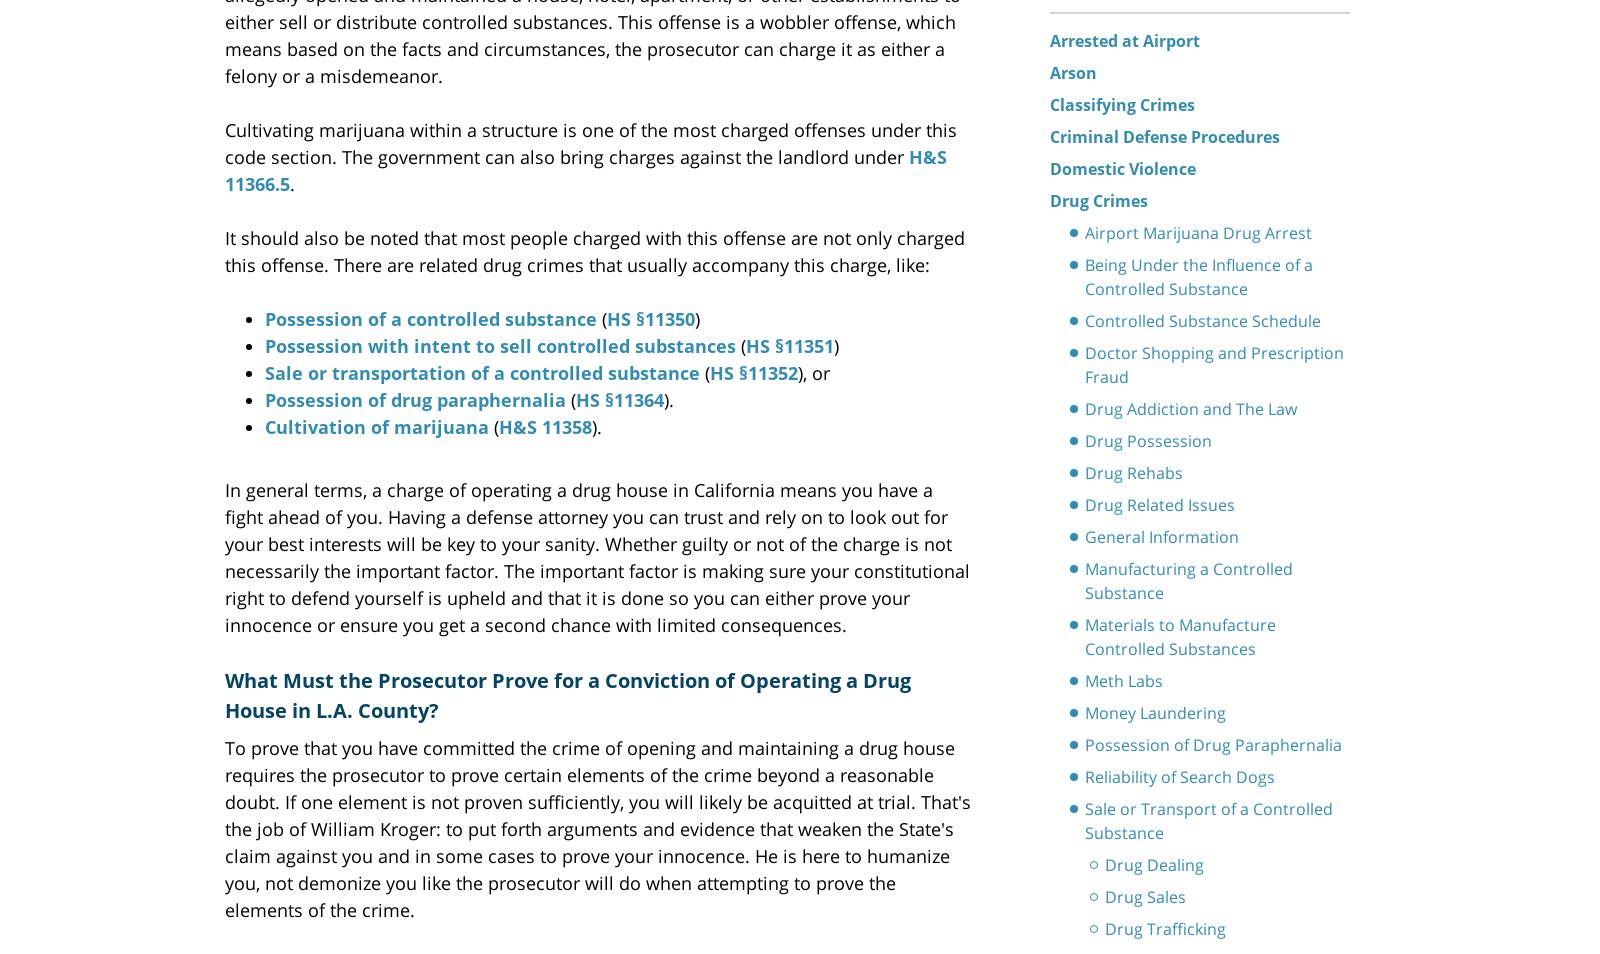  I want to click on 'Cultivation of marijuana', so click(376, 425).